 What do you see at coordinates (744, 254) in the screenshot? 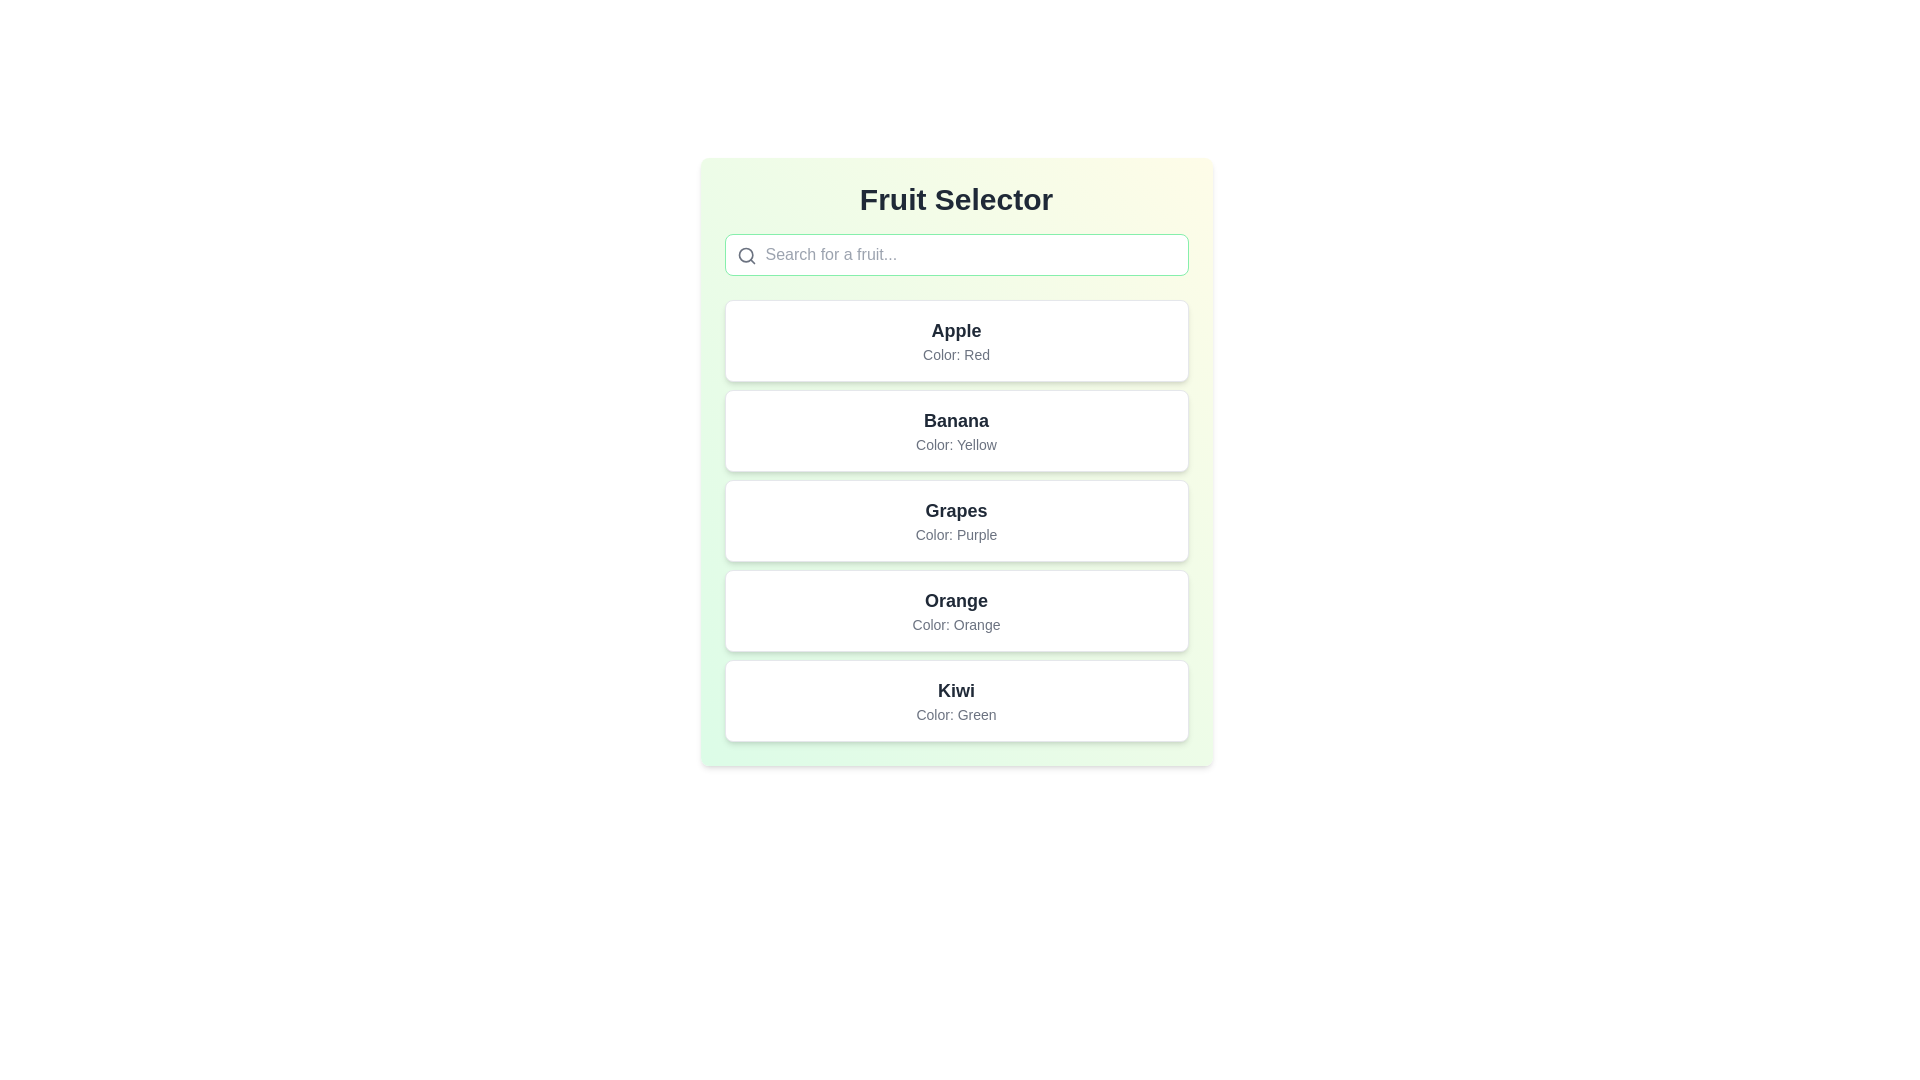
I see `the circular icon component of the magnifying glass located at the top-left corner of the Fruit Selector interface` at bounding box center [744, 254].